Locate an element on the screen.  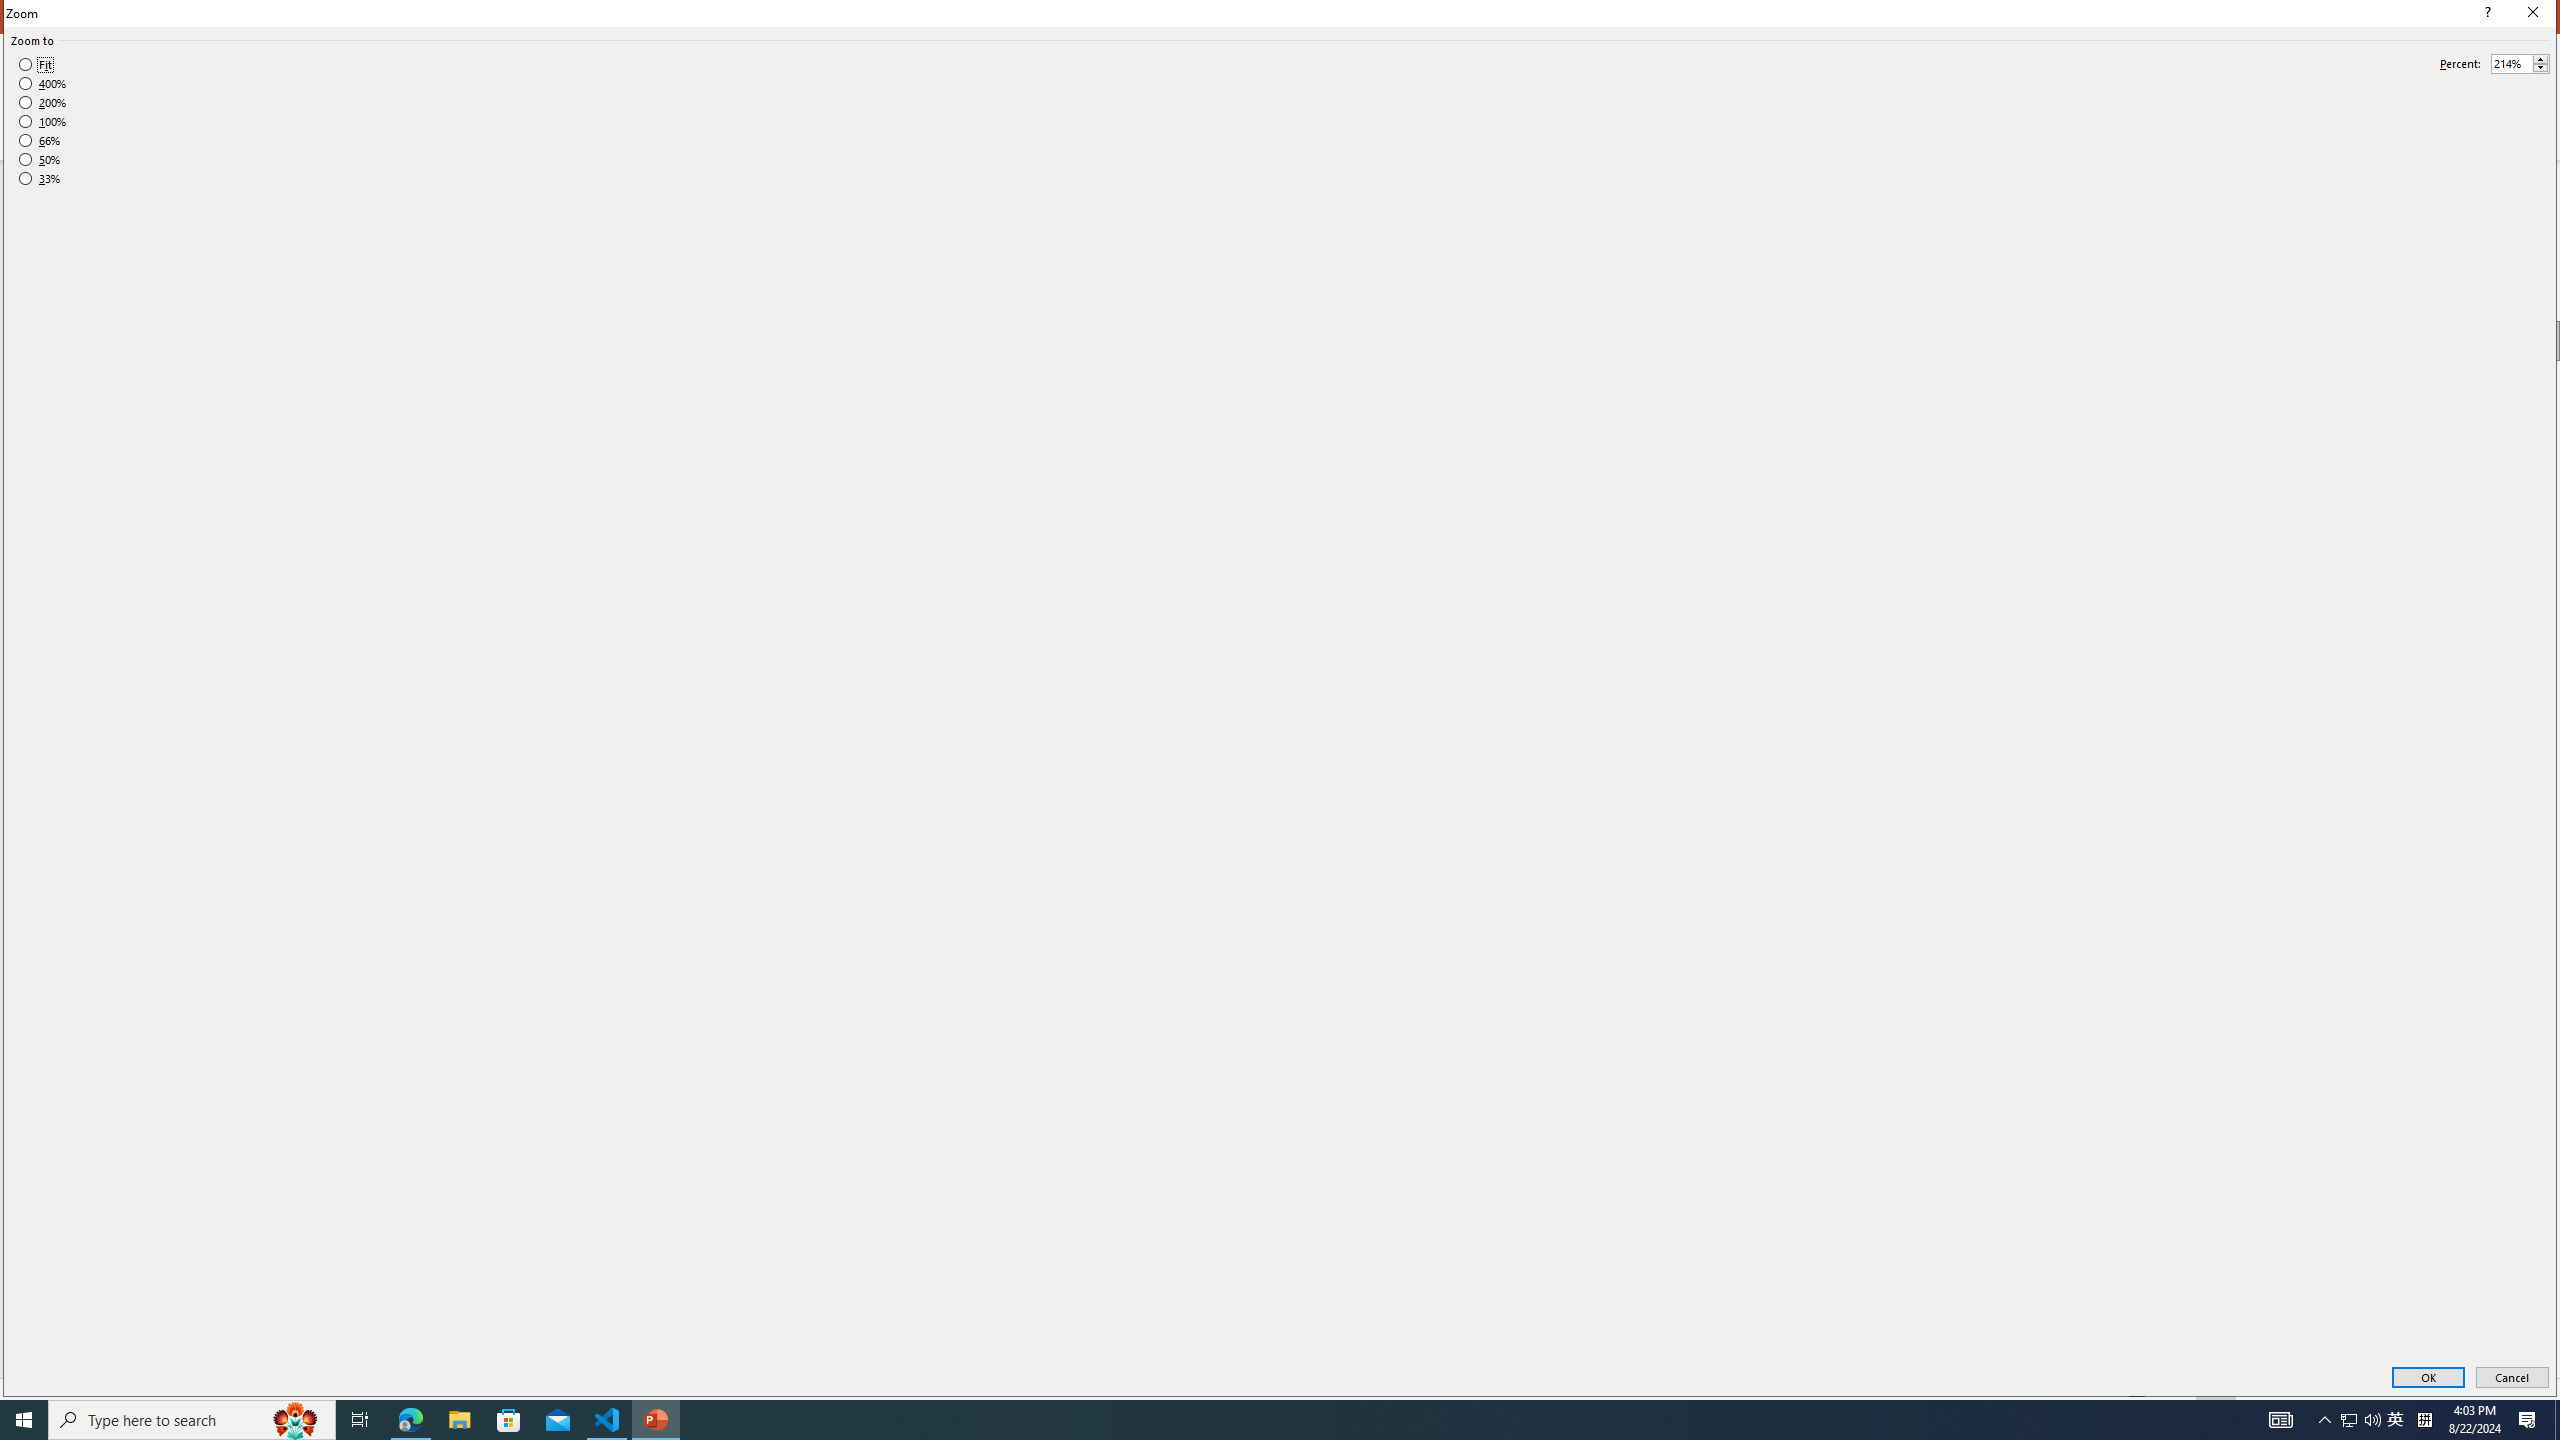
'400%' is located at coordinates (42, 84).